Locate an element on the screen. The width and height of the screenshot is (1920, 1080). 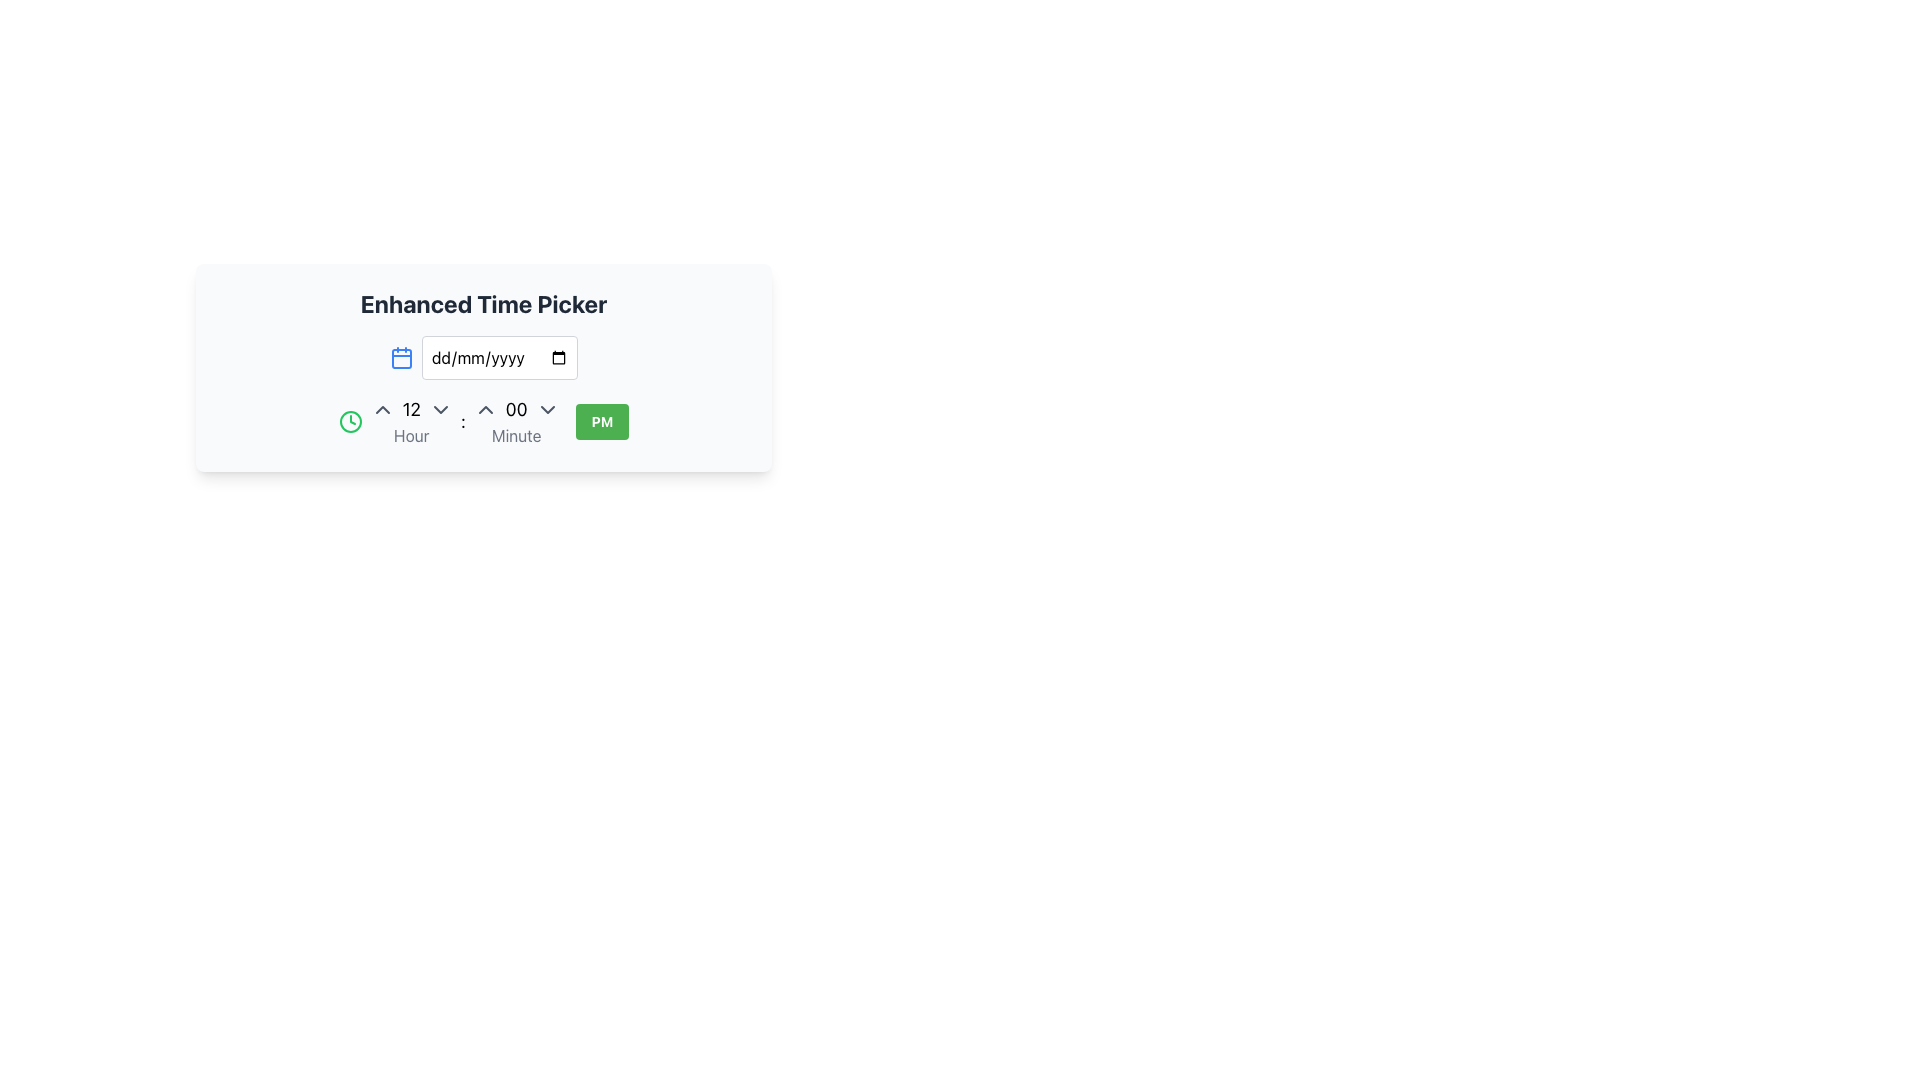
the green circular element within the clock icon, which represents the outer rim of the clock, located on the left side of the time picker interface is located at coordinates (350, 420).